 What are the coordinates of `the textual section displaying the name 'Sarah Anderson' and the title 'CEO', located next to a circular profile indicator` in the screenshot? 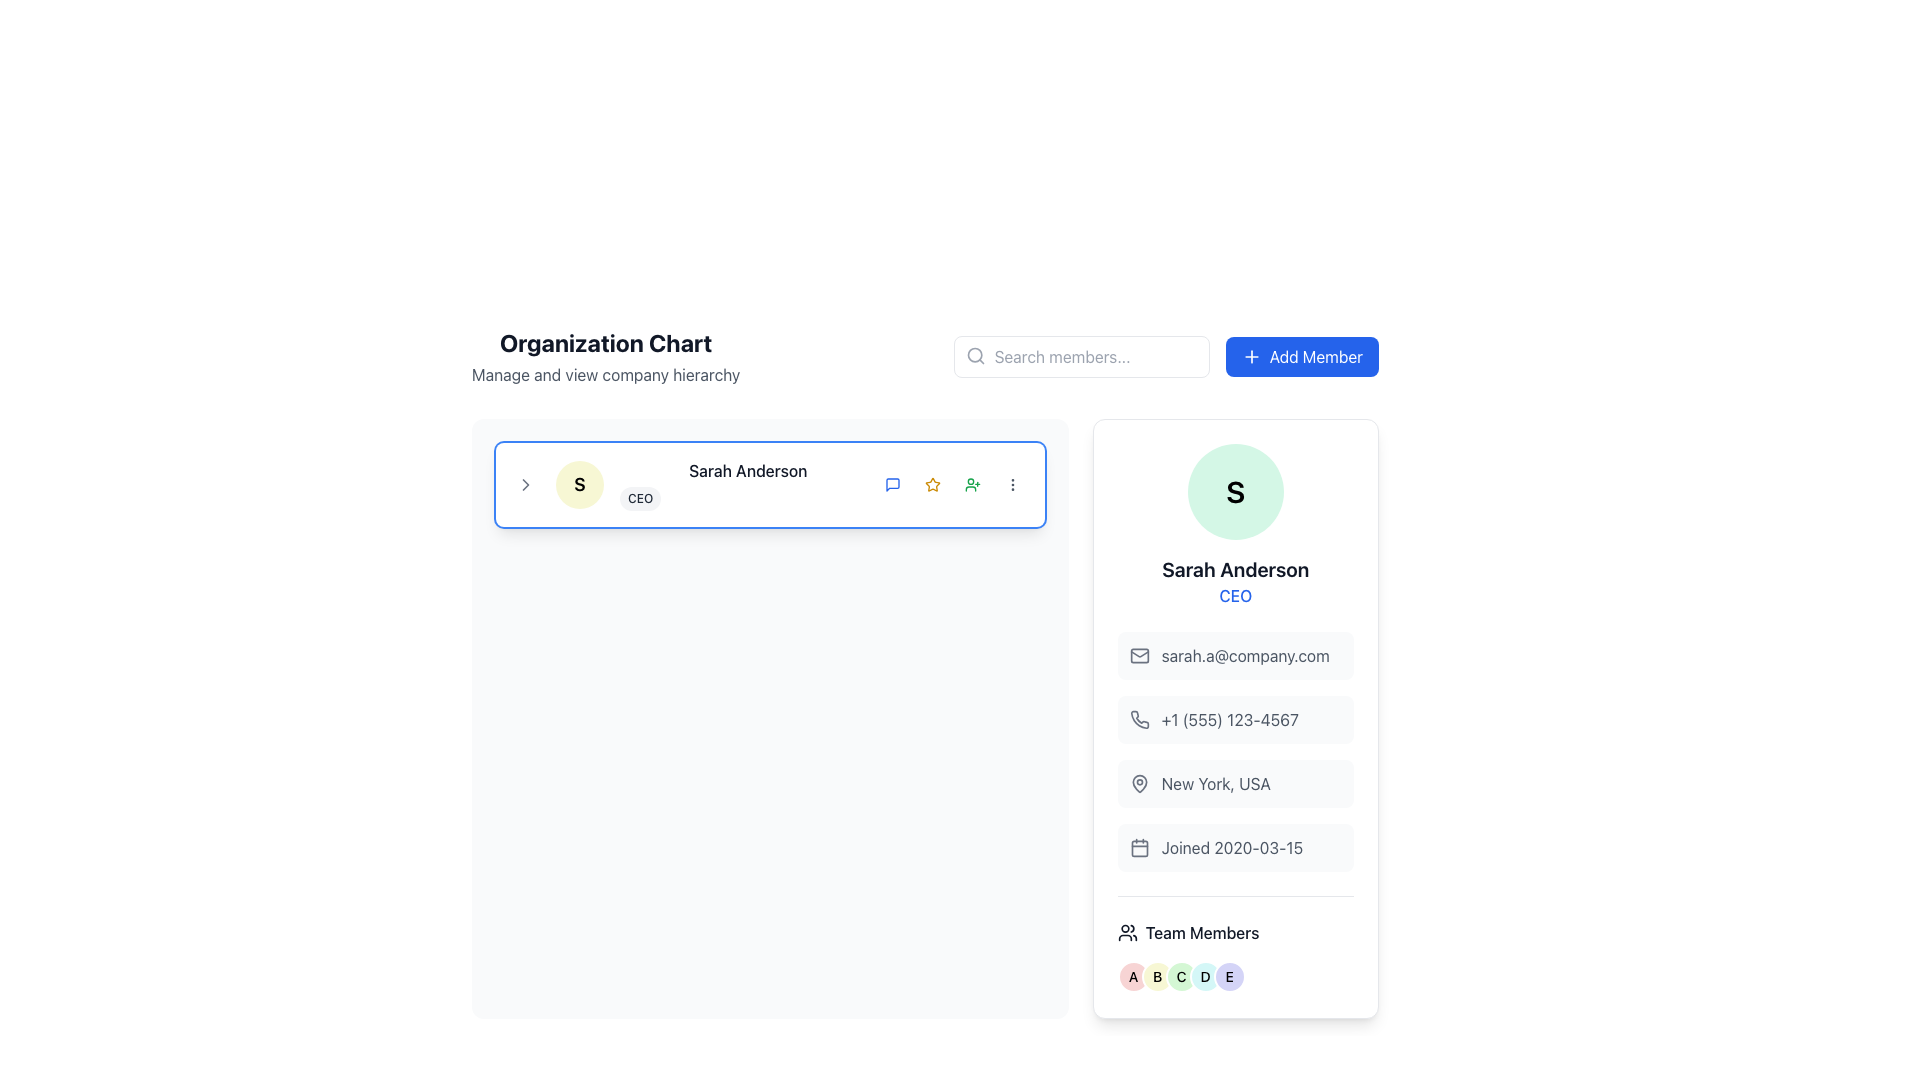 It's located at (769, 485).